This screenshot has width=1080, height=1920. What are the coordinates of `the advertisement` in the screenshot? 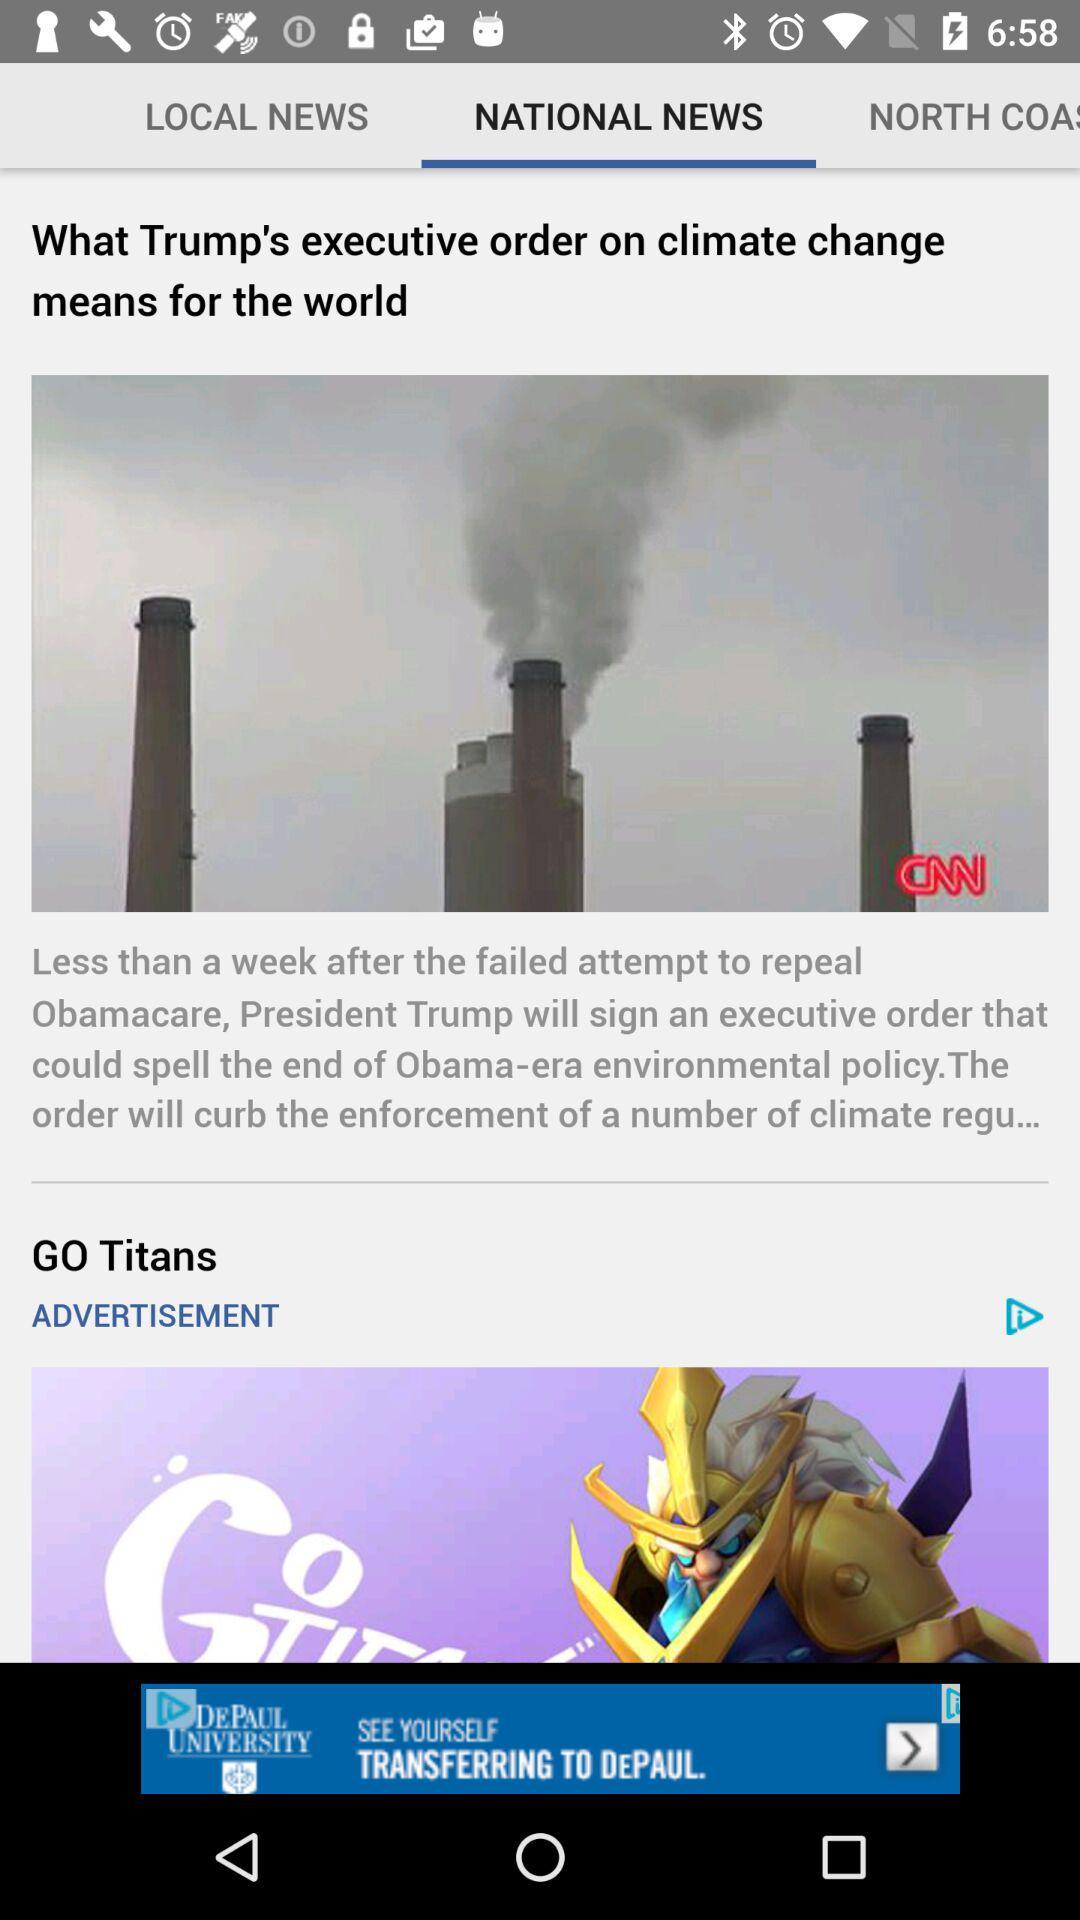 It's located at (540, 1515).